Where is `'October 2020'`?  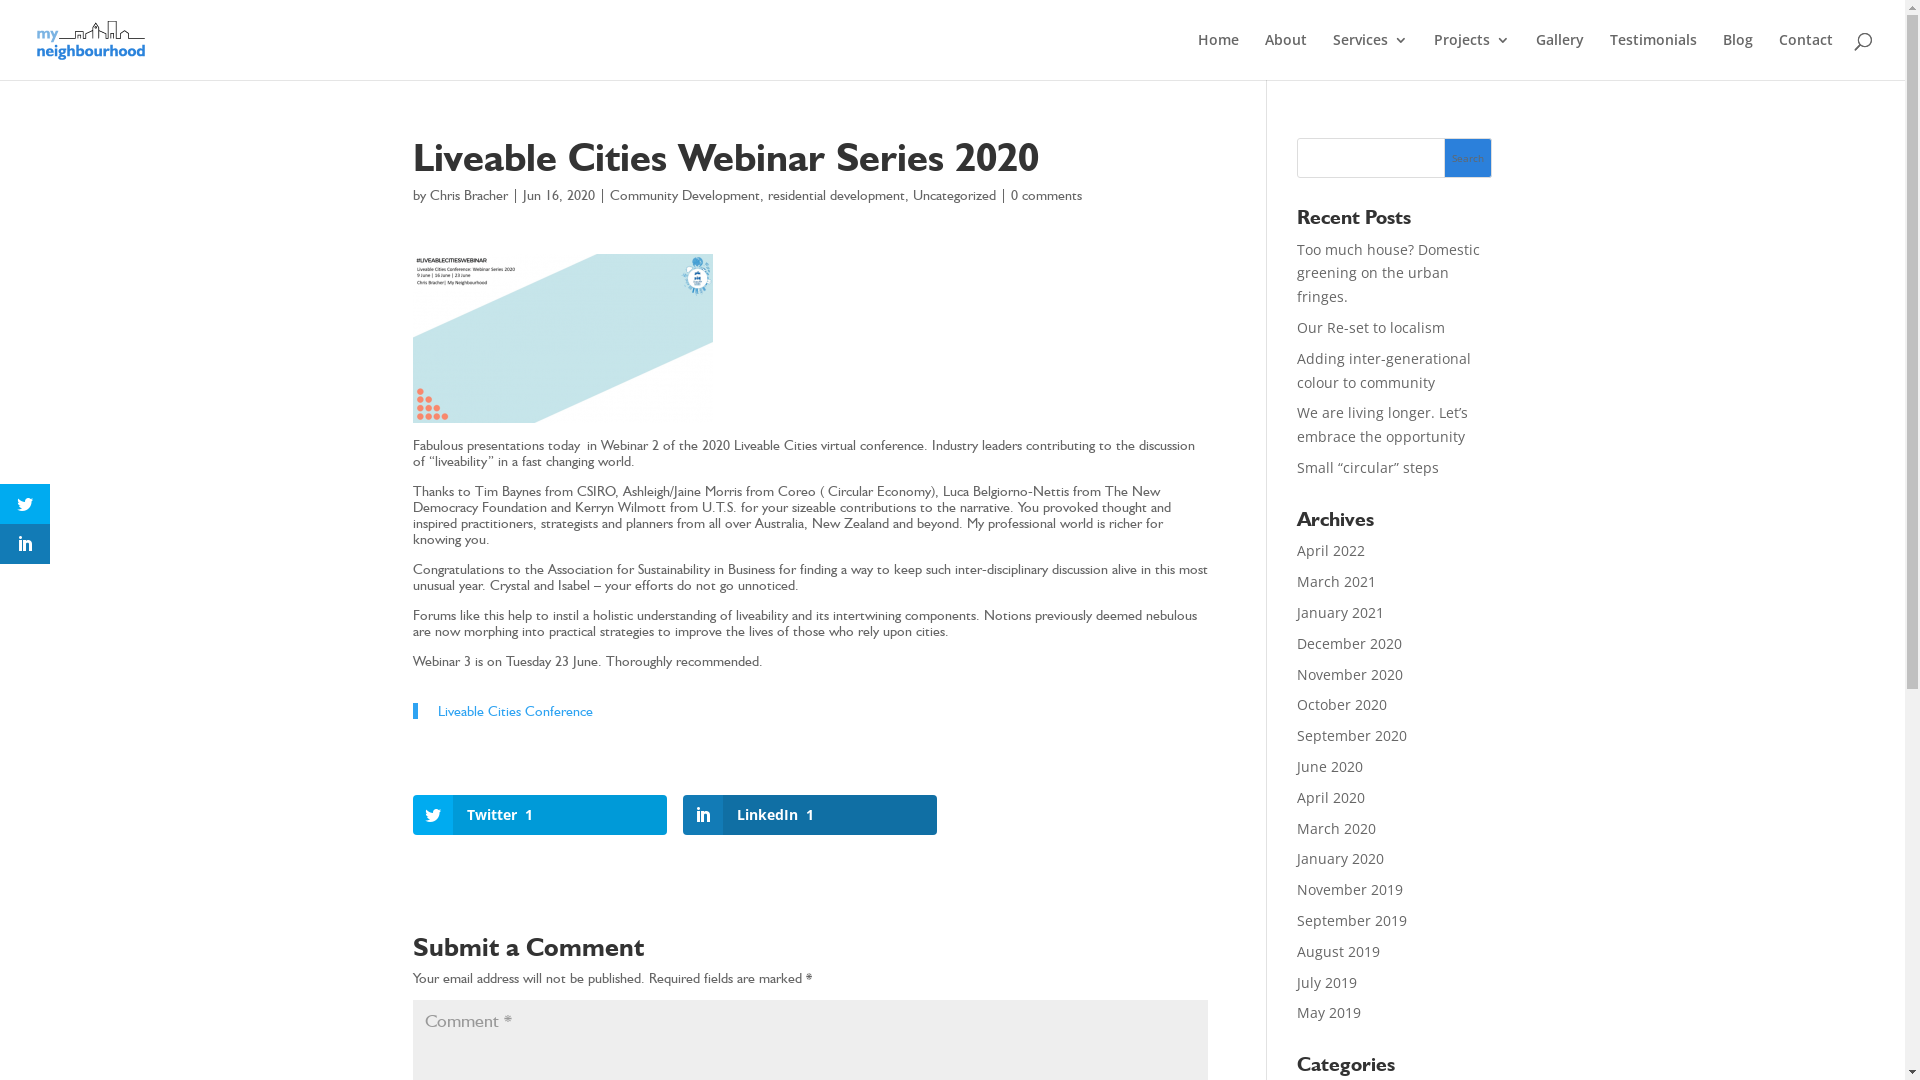 'October 2020' is located at coordinates (1342, 703).